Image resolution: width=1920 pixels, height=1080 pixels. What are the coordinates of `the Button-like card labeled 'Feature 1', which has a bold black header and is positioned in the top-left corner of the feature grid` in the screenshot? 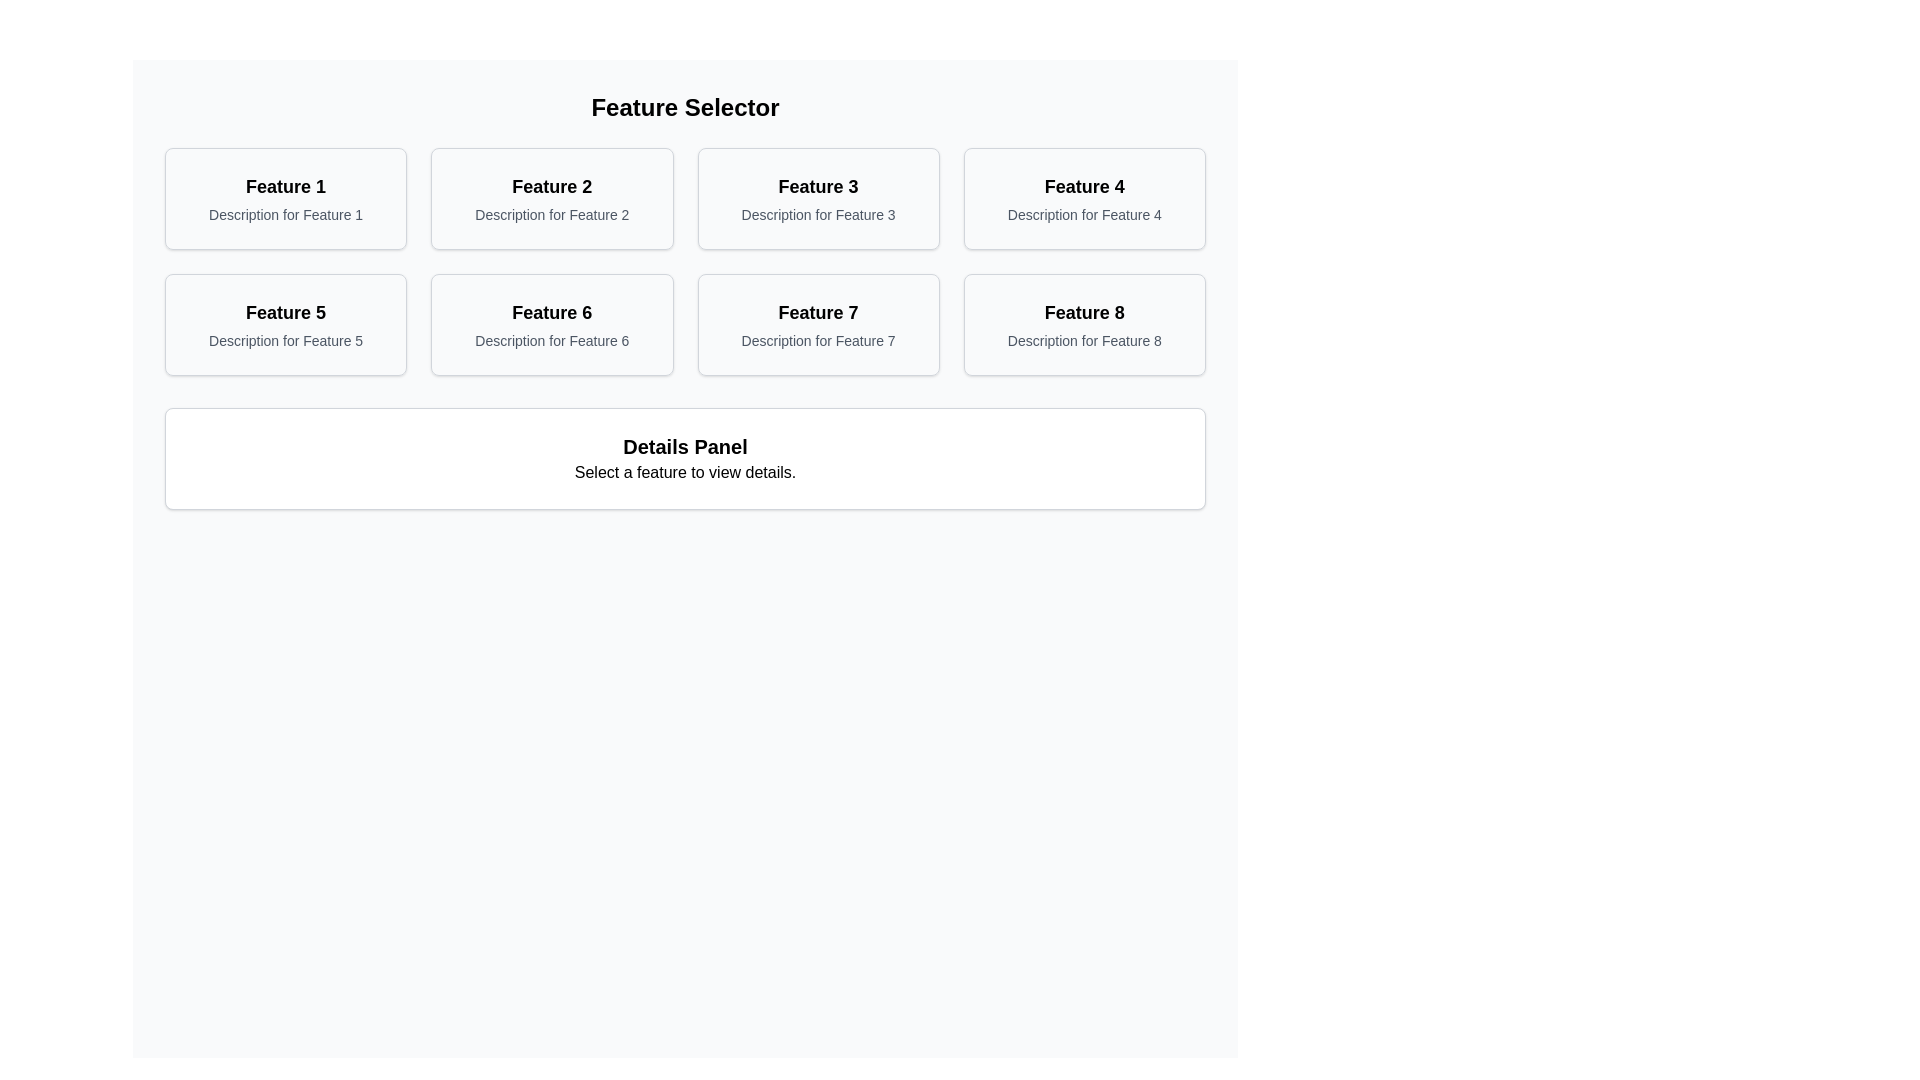 It's located at (285, 199).